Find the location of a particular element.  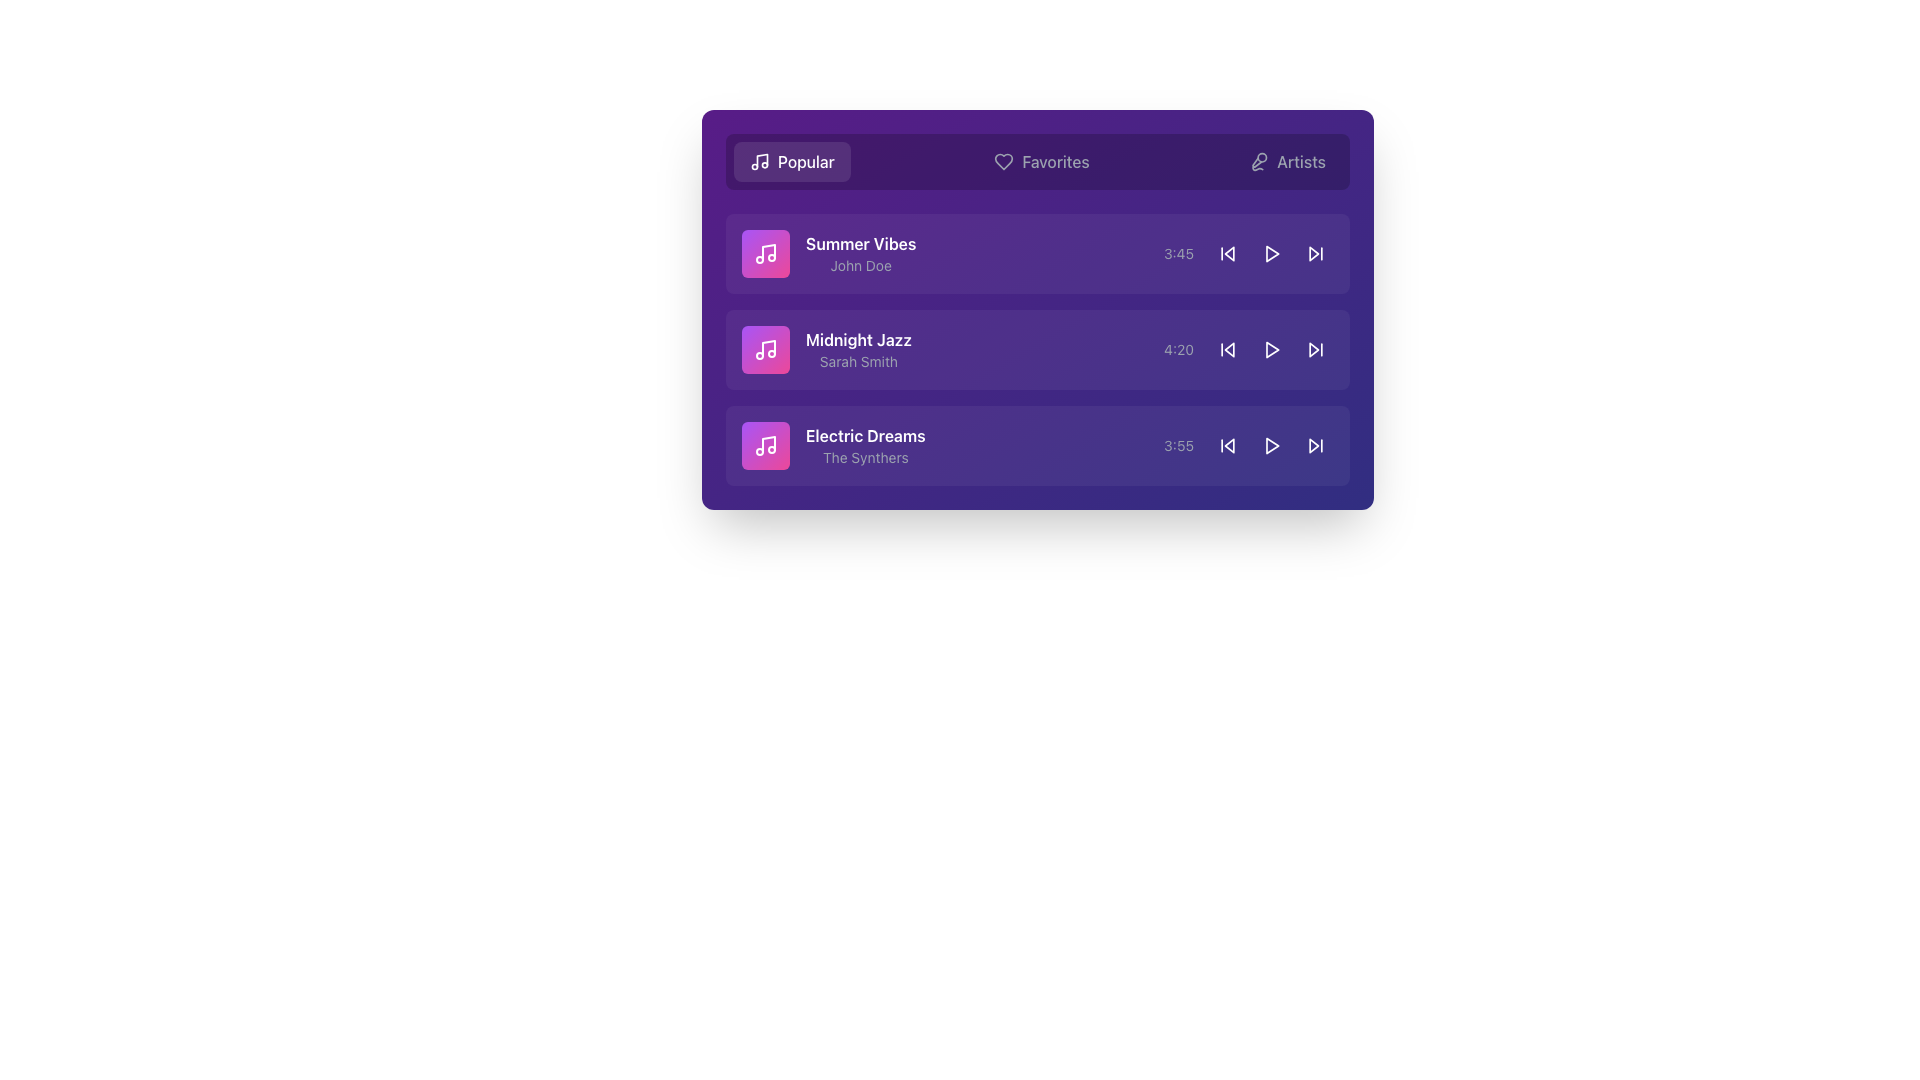

the circular button with a backward navigation icon, located at the right end of the 'Summer Vibes' music track listing by 'John Doe', to skip backward is located at coordinates (1227, 253).